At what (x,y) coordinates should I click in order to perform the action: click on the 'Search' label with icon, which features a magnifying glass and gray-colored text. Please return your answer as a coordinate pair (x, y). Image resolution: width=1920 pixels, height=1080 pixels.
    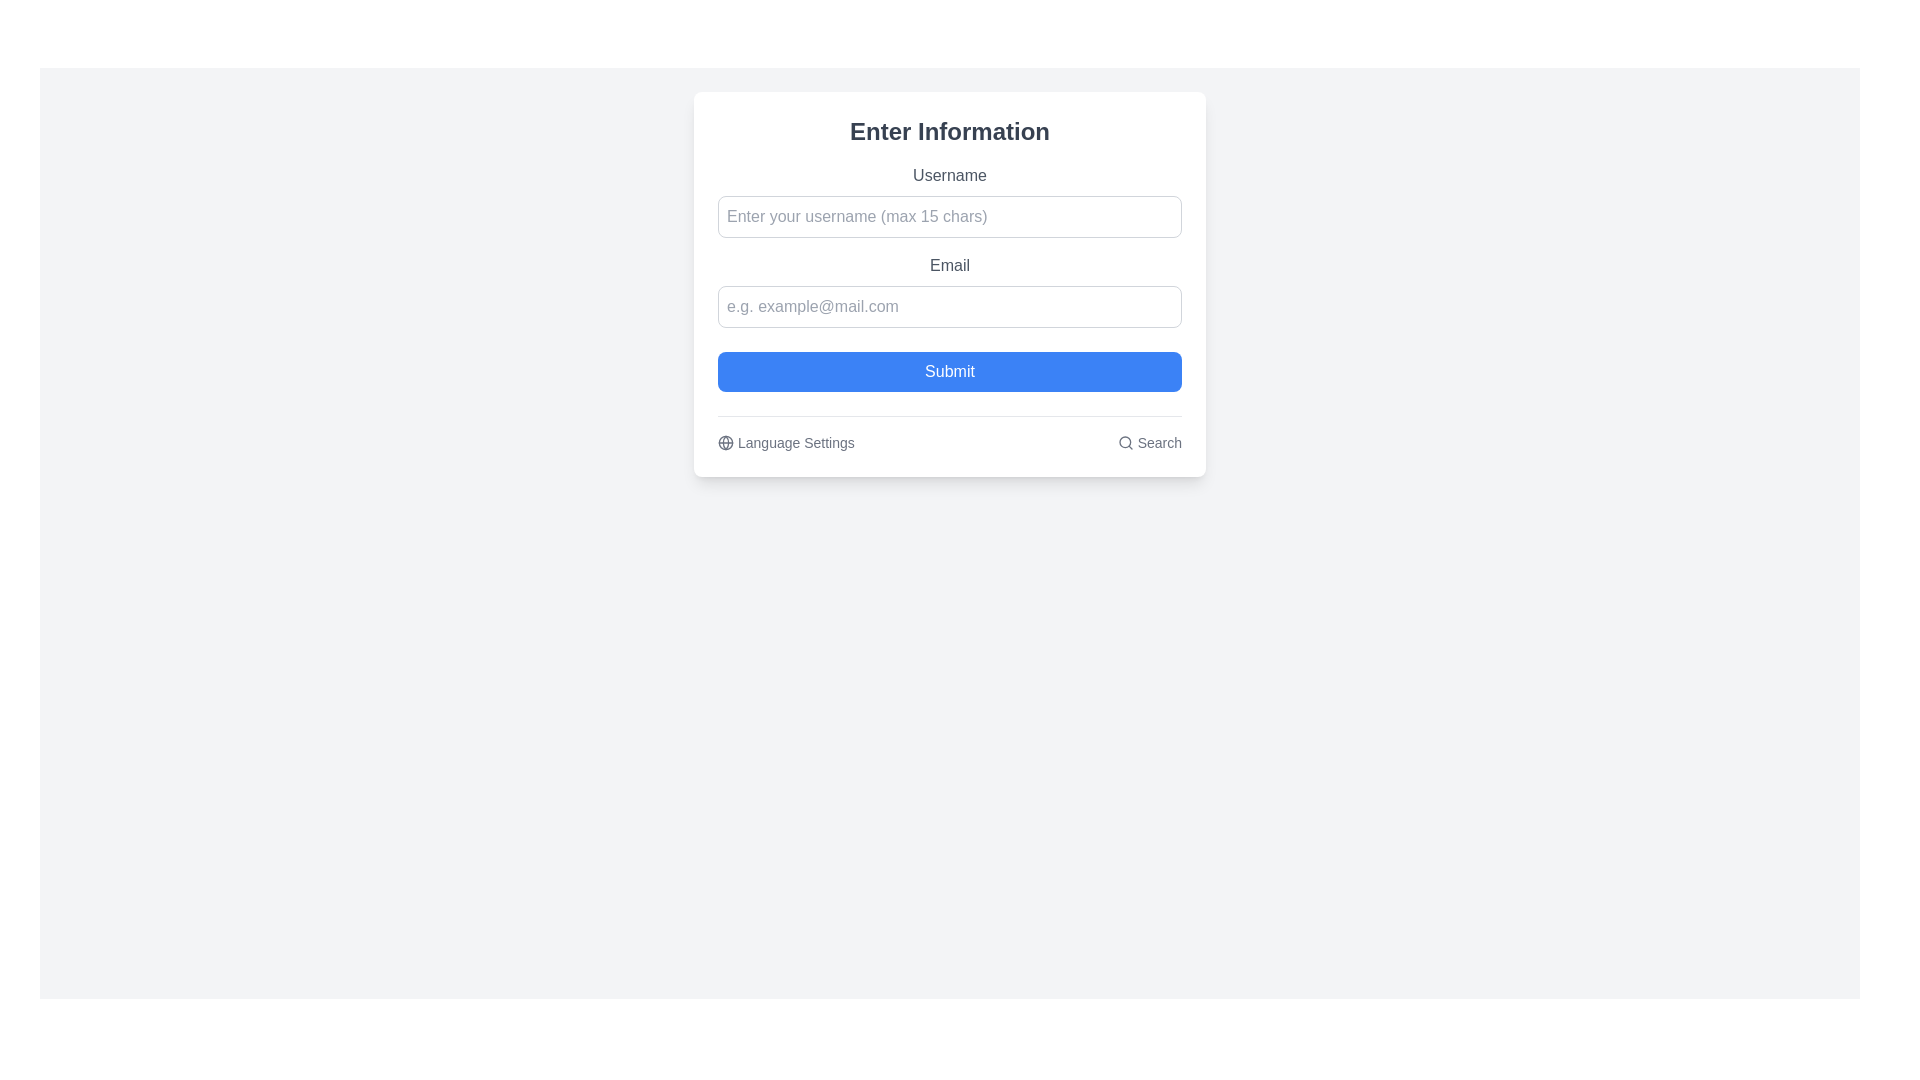
    Looking at the image, I should click on (1149, 442).